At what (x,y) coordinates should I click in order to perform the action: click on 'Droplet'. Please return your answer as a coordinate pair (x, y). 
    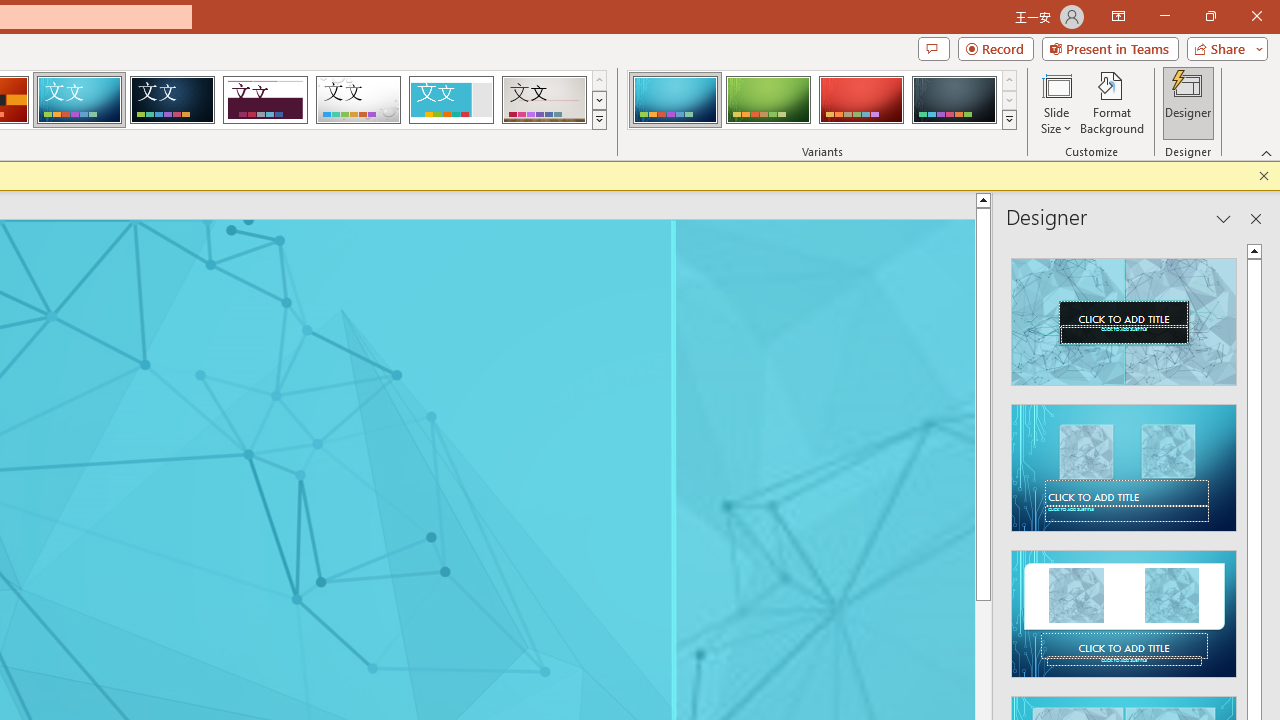
    Looking at the image, I should click on (358, 100).